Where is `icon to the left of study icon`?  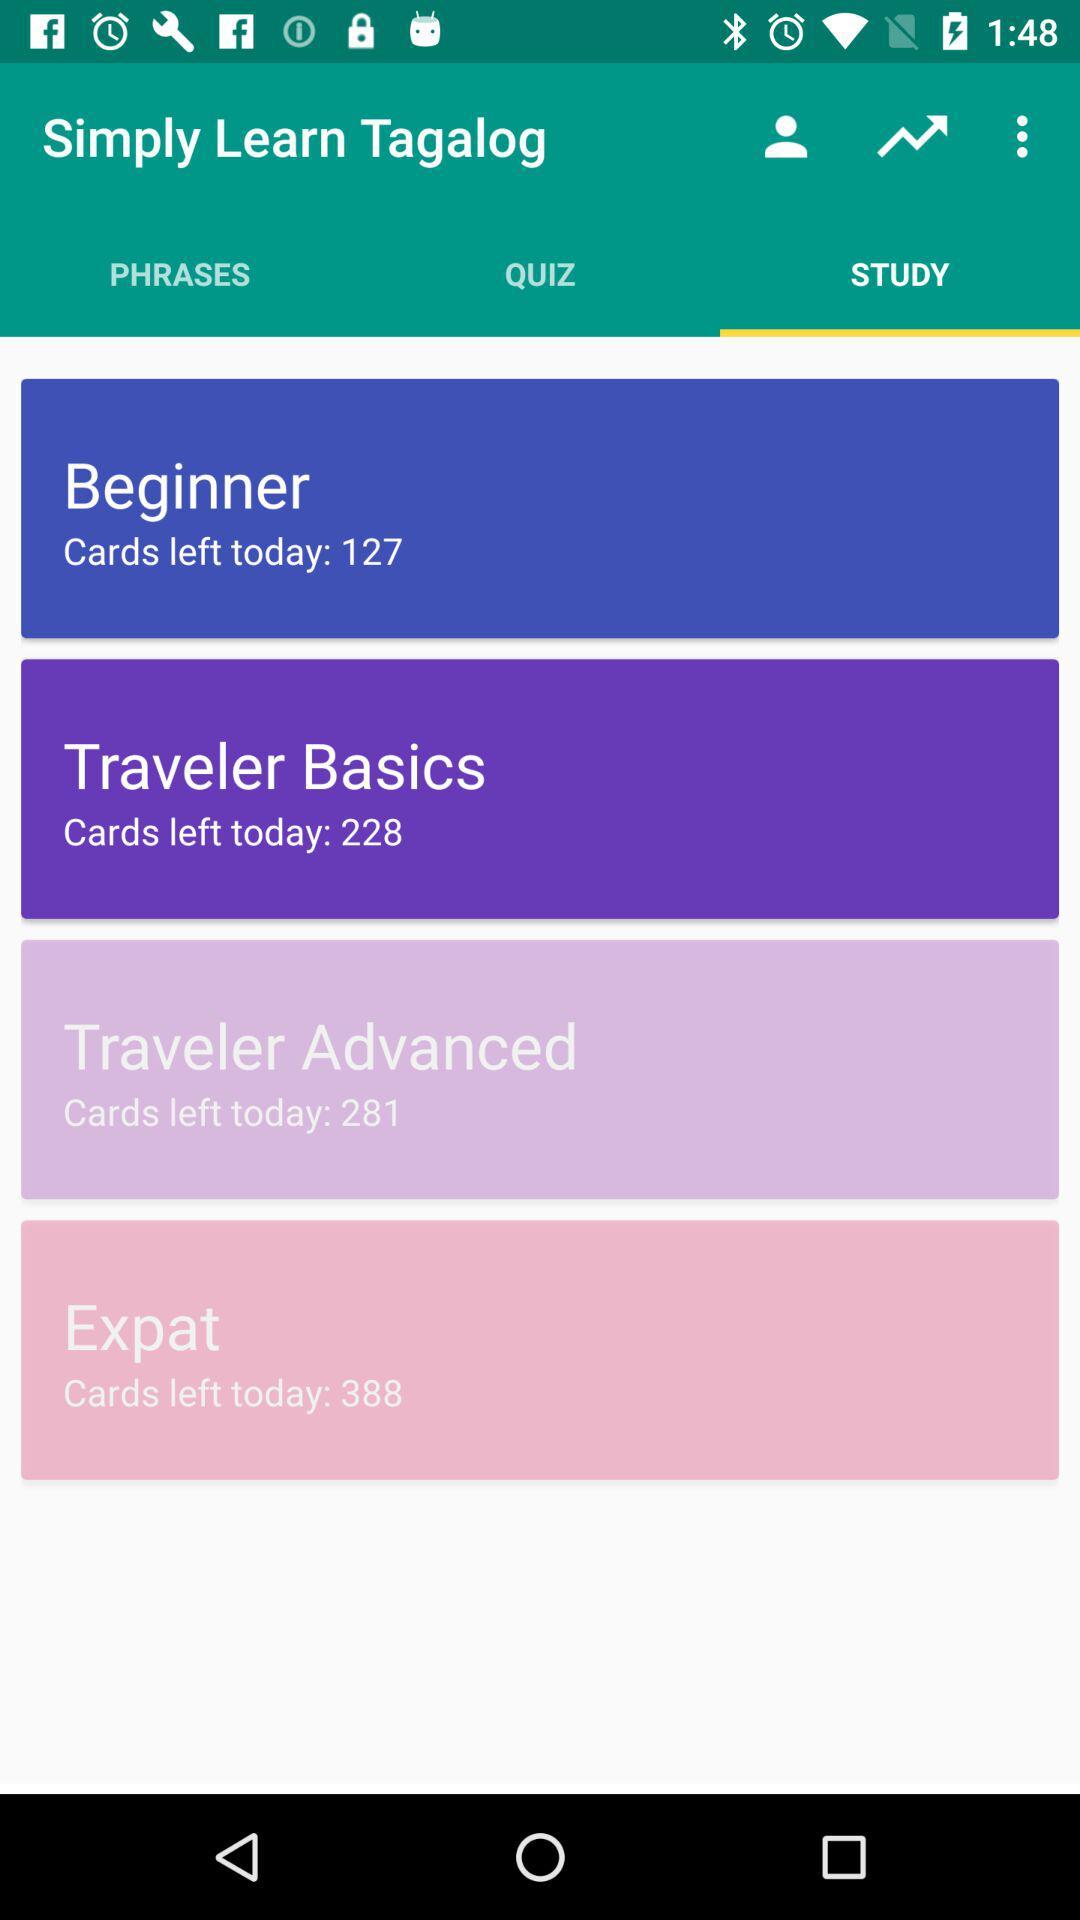 icon to the left of study icon is located at coordinates (540, 272).